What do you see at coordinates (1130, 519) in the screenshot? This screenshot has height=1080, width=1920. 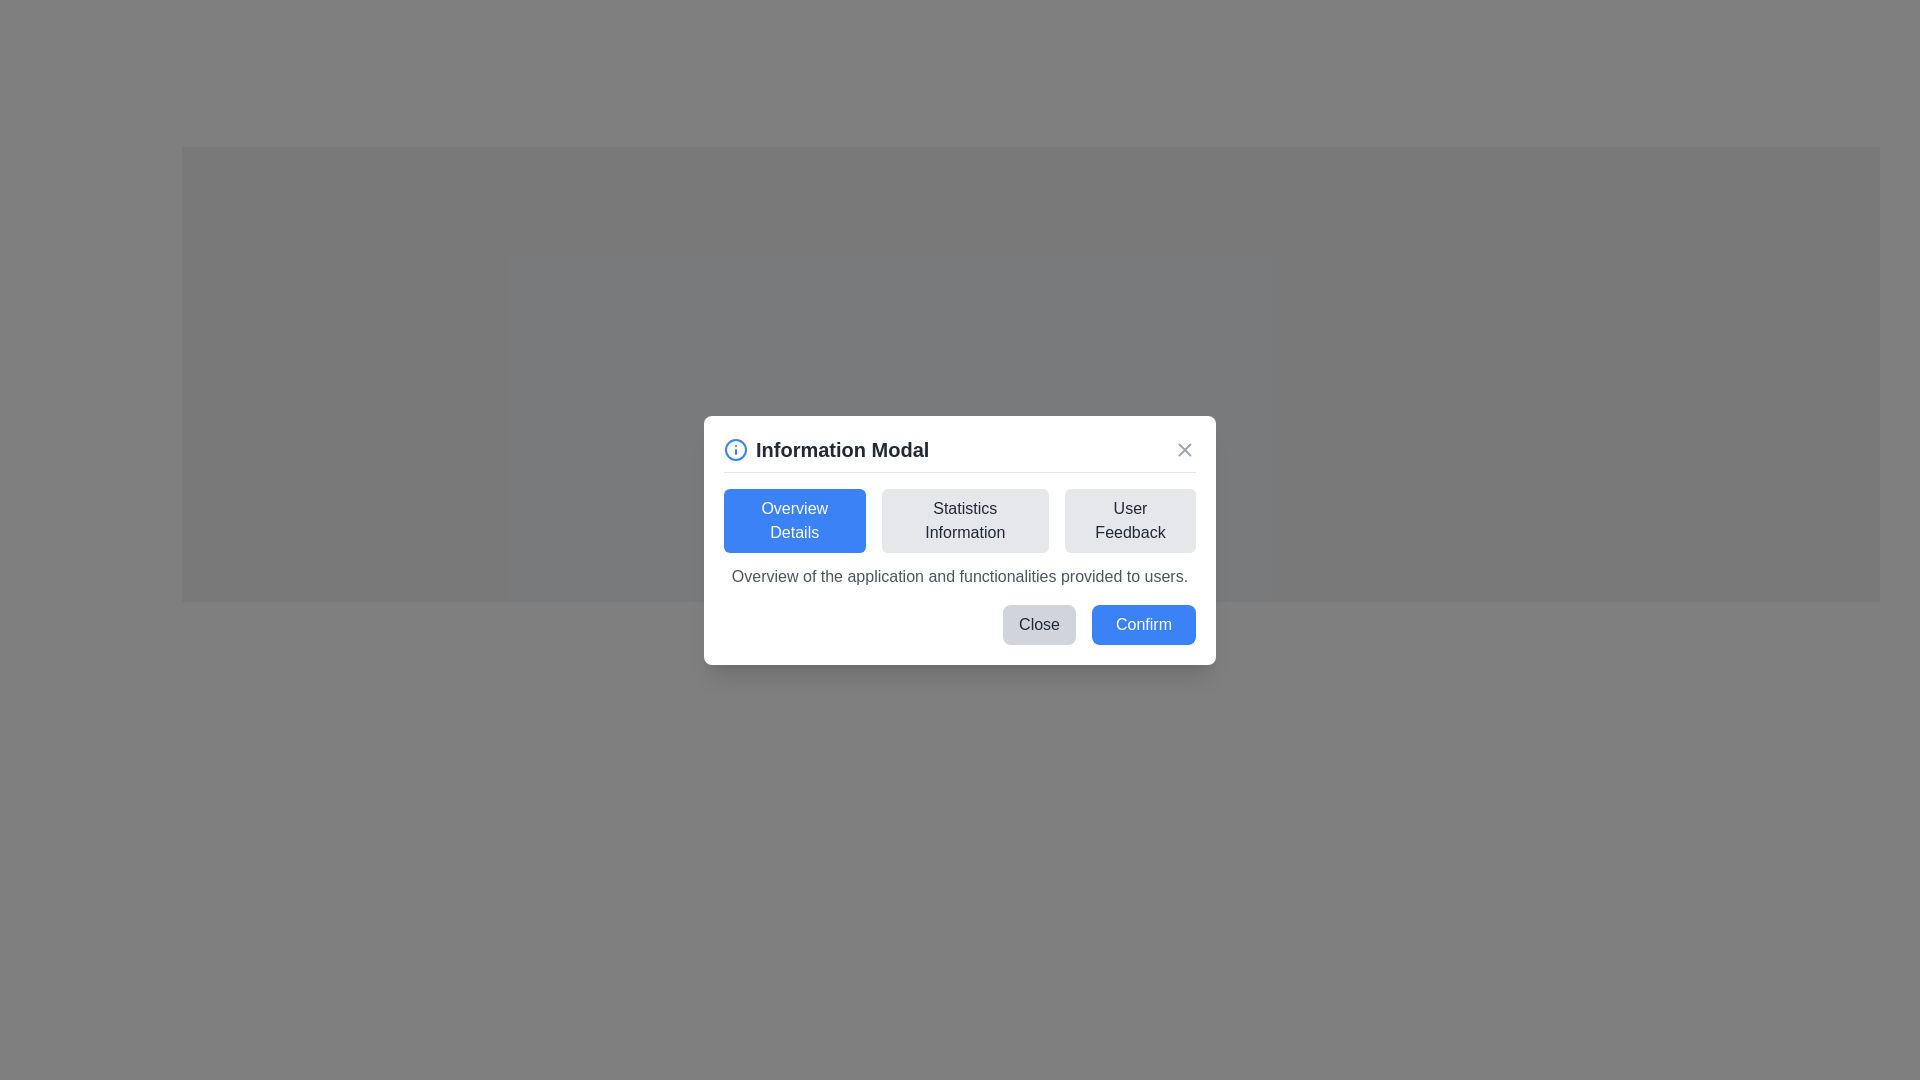 I see `the 'User Feedback' button, which is a rectangular button with rounded corners and a light gray background, located in the top right region of the modal window` at bounding box center [1130, 519].